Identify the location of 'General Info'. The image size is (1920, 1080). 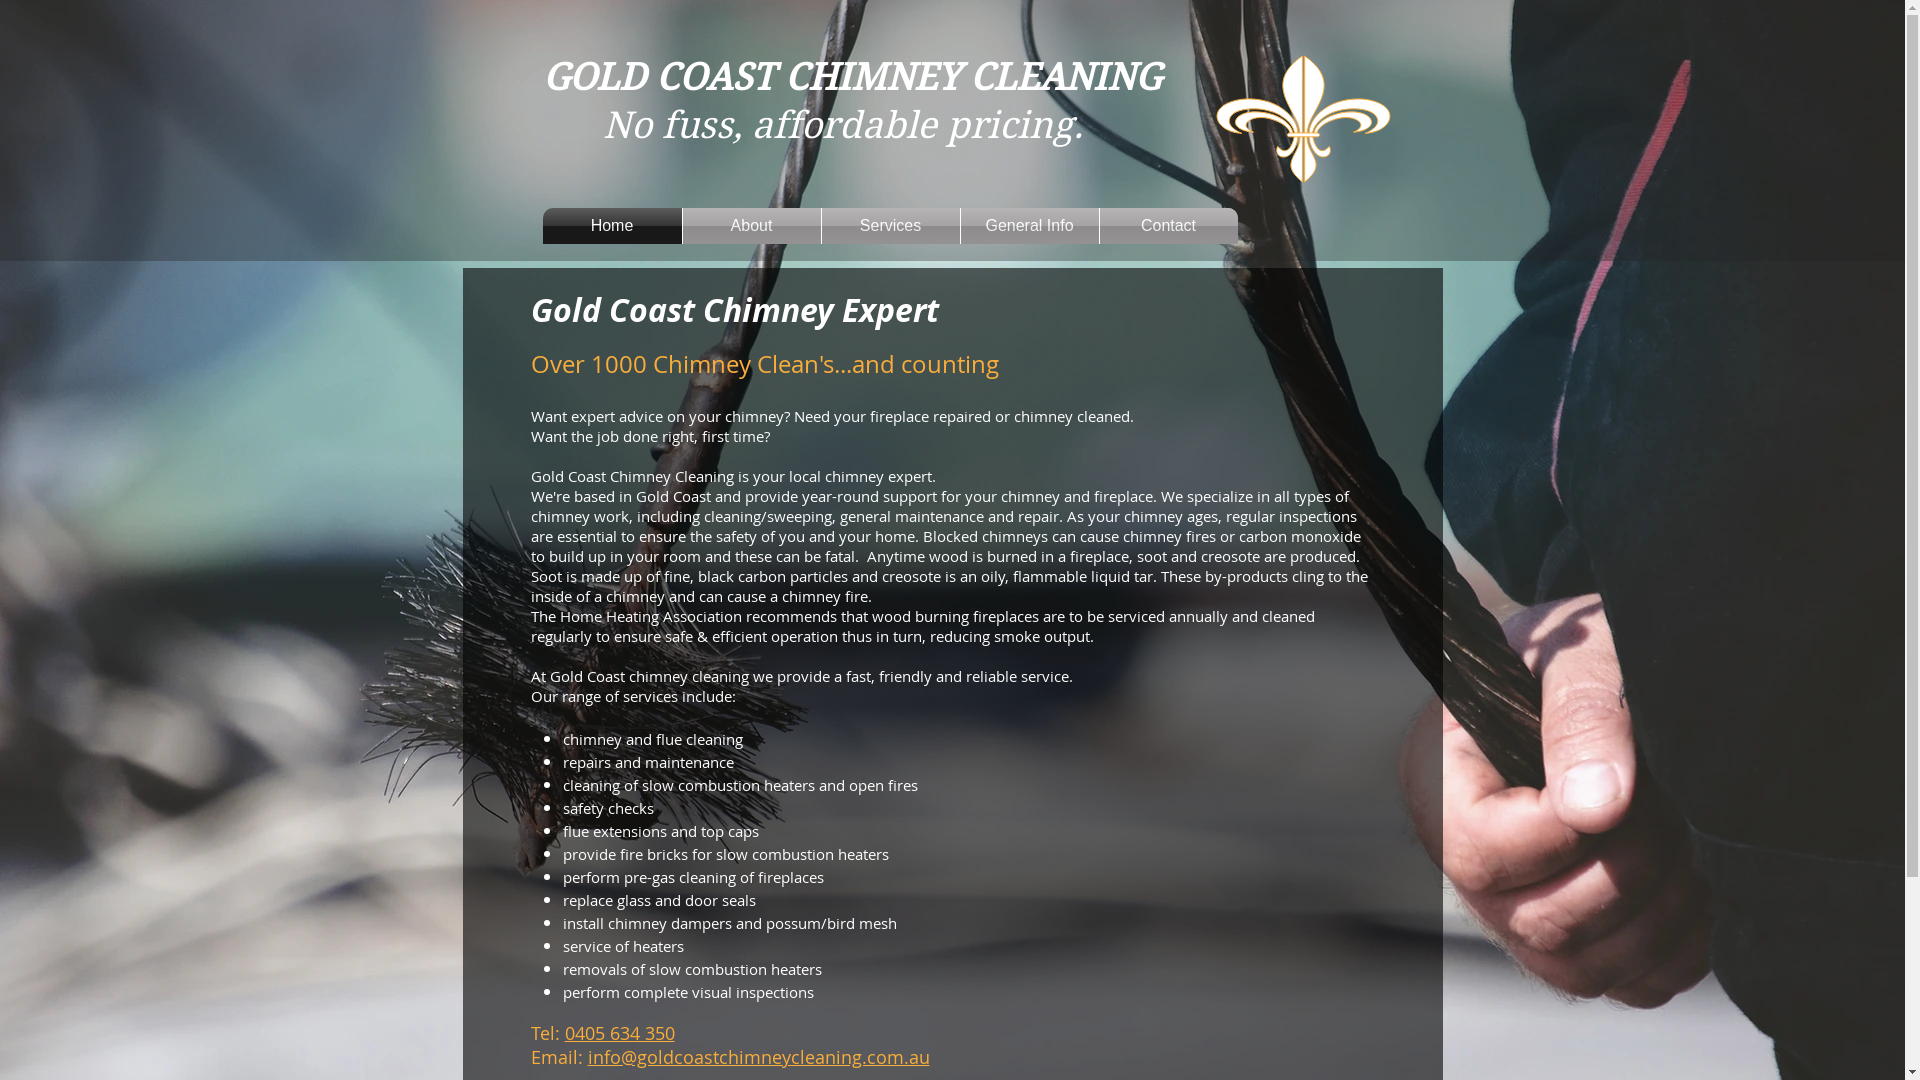
(960, 225).